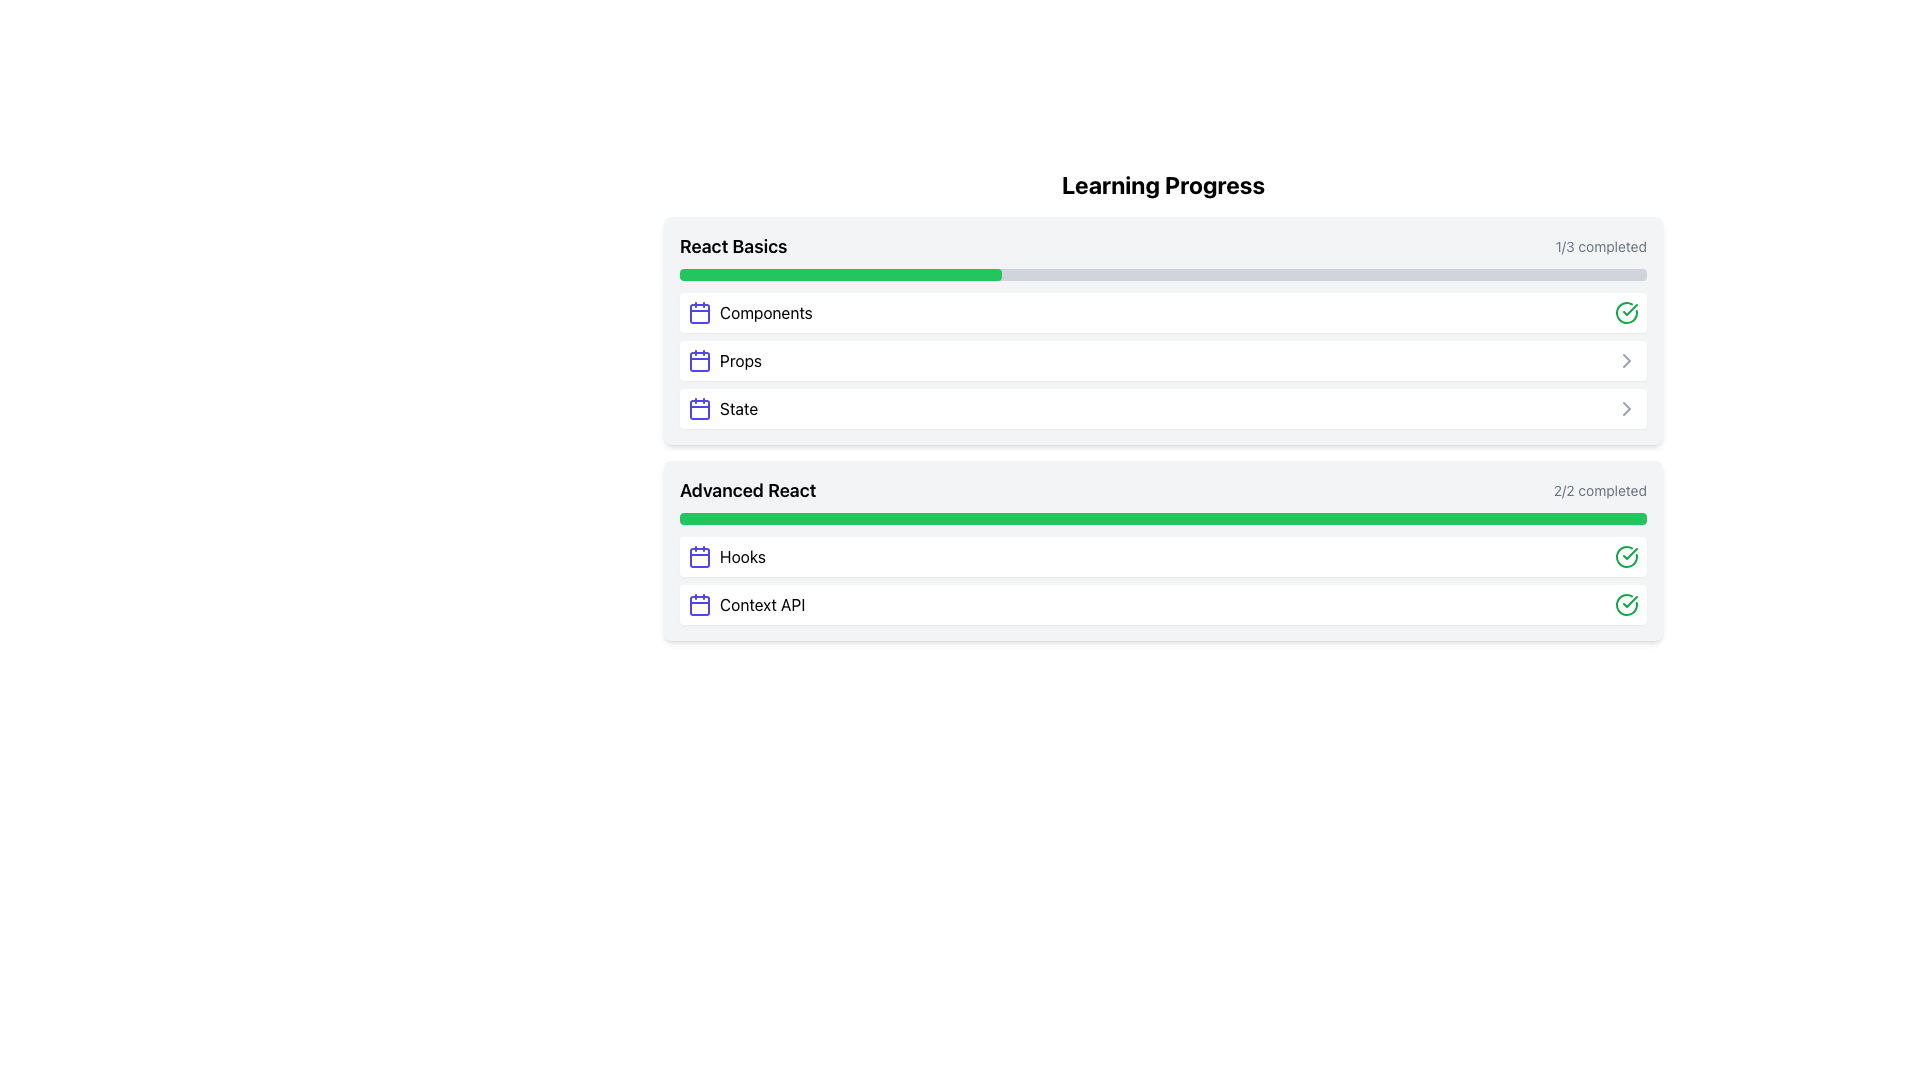  What do you see at coordinates (1627, 604) in the screenshot?
I see `the circular green icon with a checkmark that indicates completion, located in the 'Advanced React' section adjacent to the 'Context API' progress entry` at bounding box center [1627, 604].